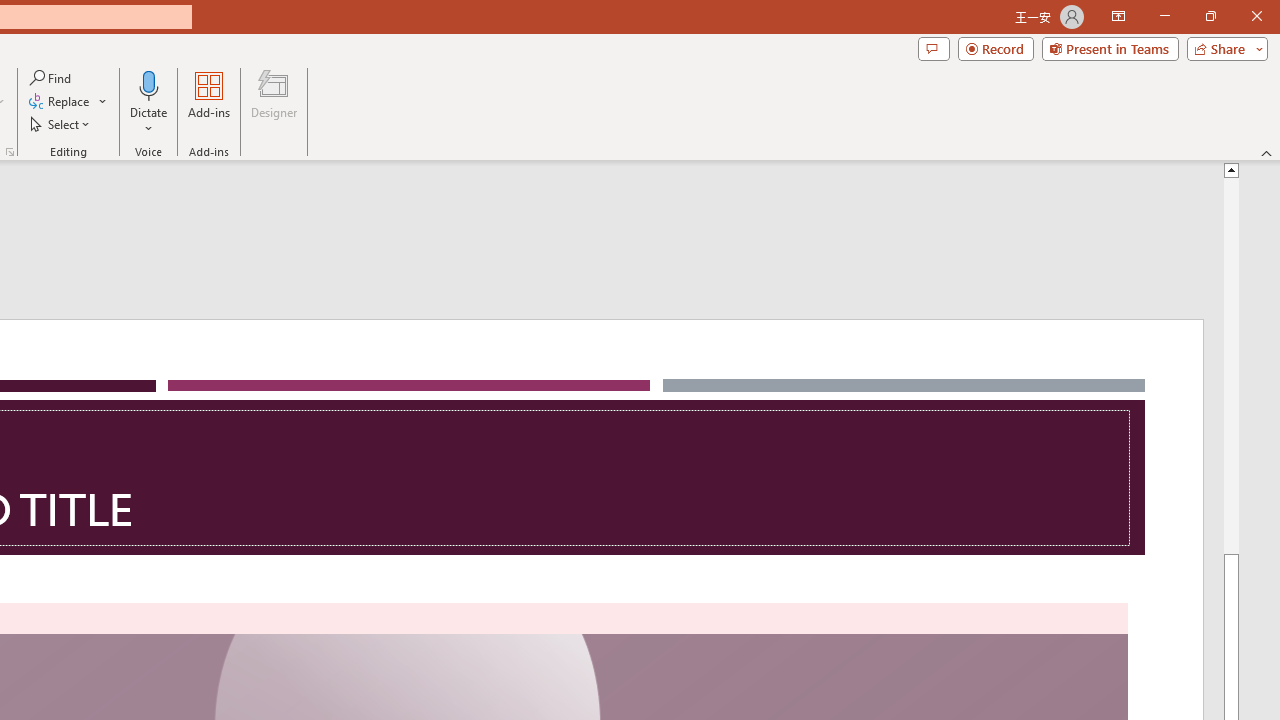 The width and height of the screenshot is (1280, 720). I want to click on 'Restore Down', so click(1209, 16).